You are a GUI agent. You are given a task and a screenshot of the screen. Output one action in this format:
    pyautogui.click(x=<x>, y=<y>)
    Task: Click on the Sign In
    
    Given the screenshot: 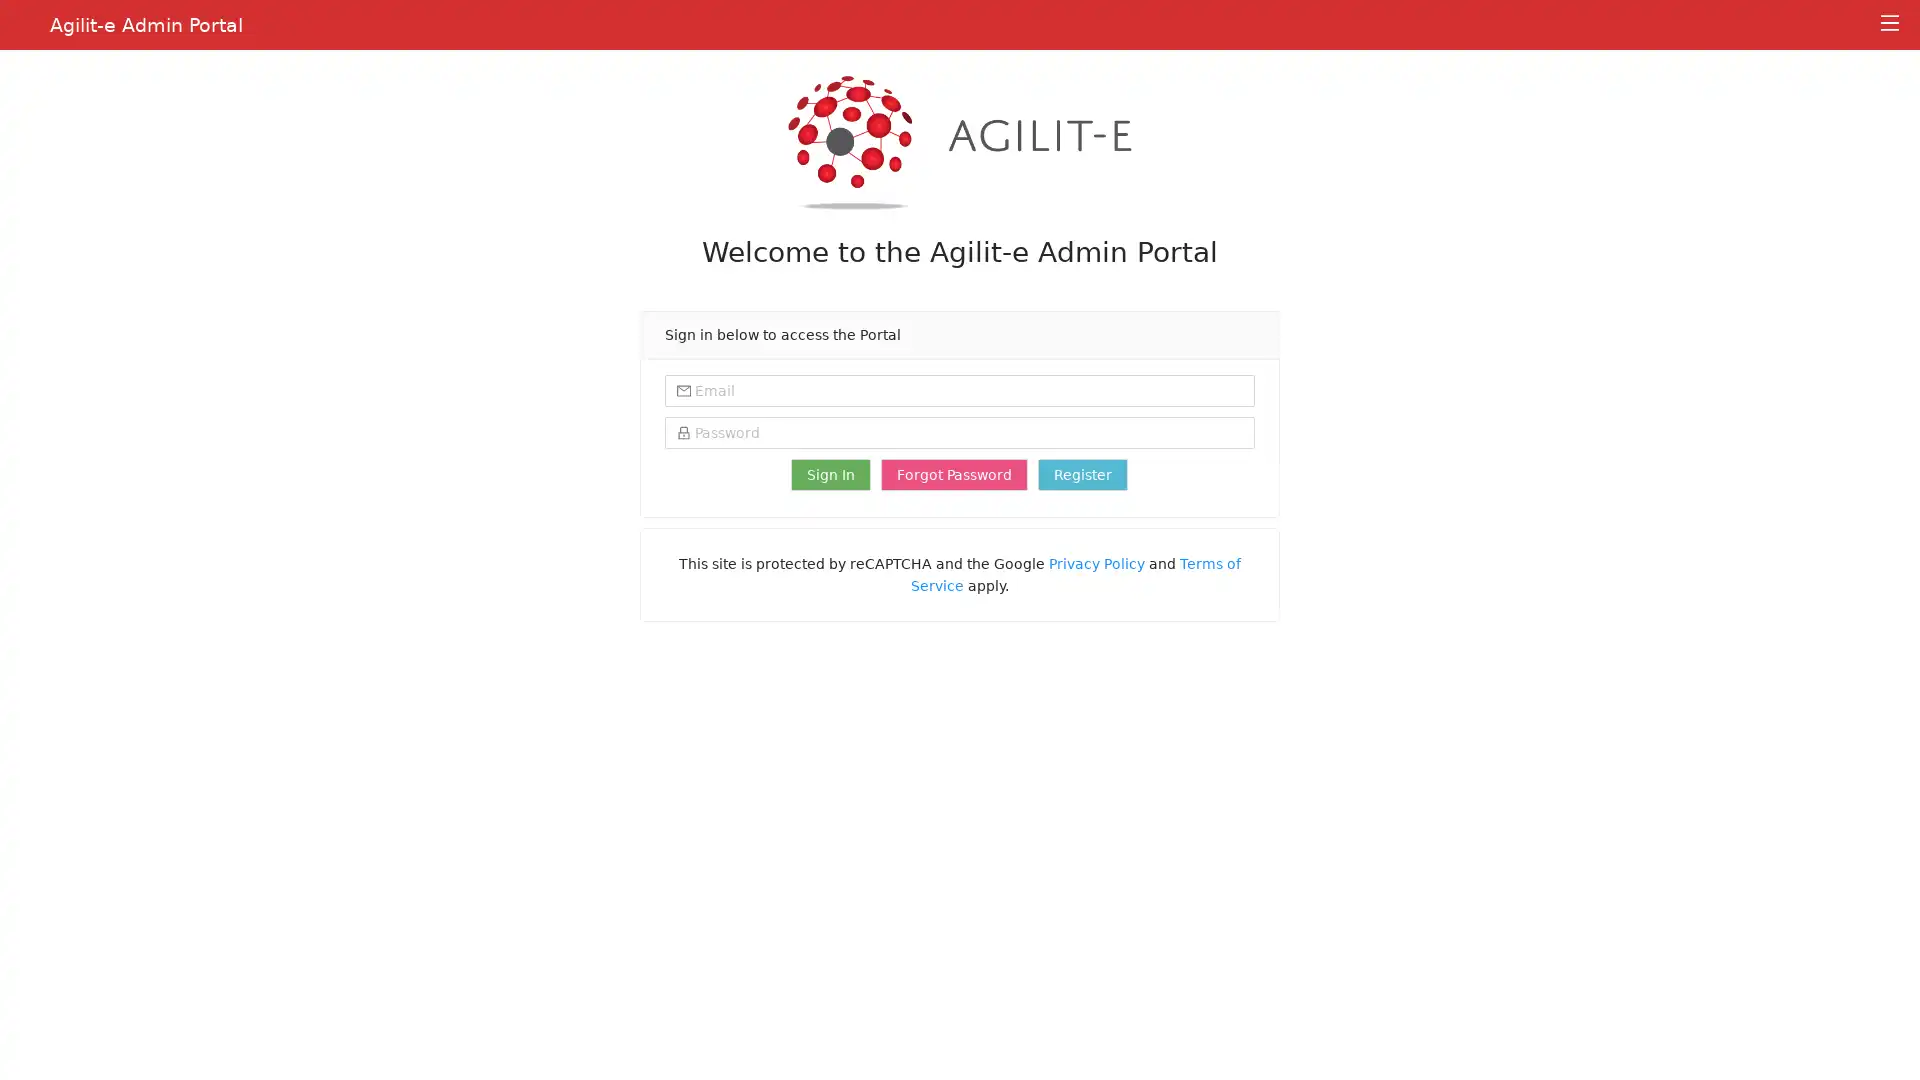 What is the action you would take?
    pyautogui.click(x=830, y=474)
    